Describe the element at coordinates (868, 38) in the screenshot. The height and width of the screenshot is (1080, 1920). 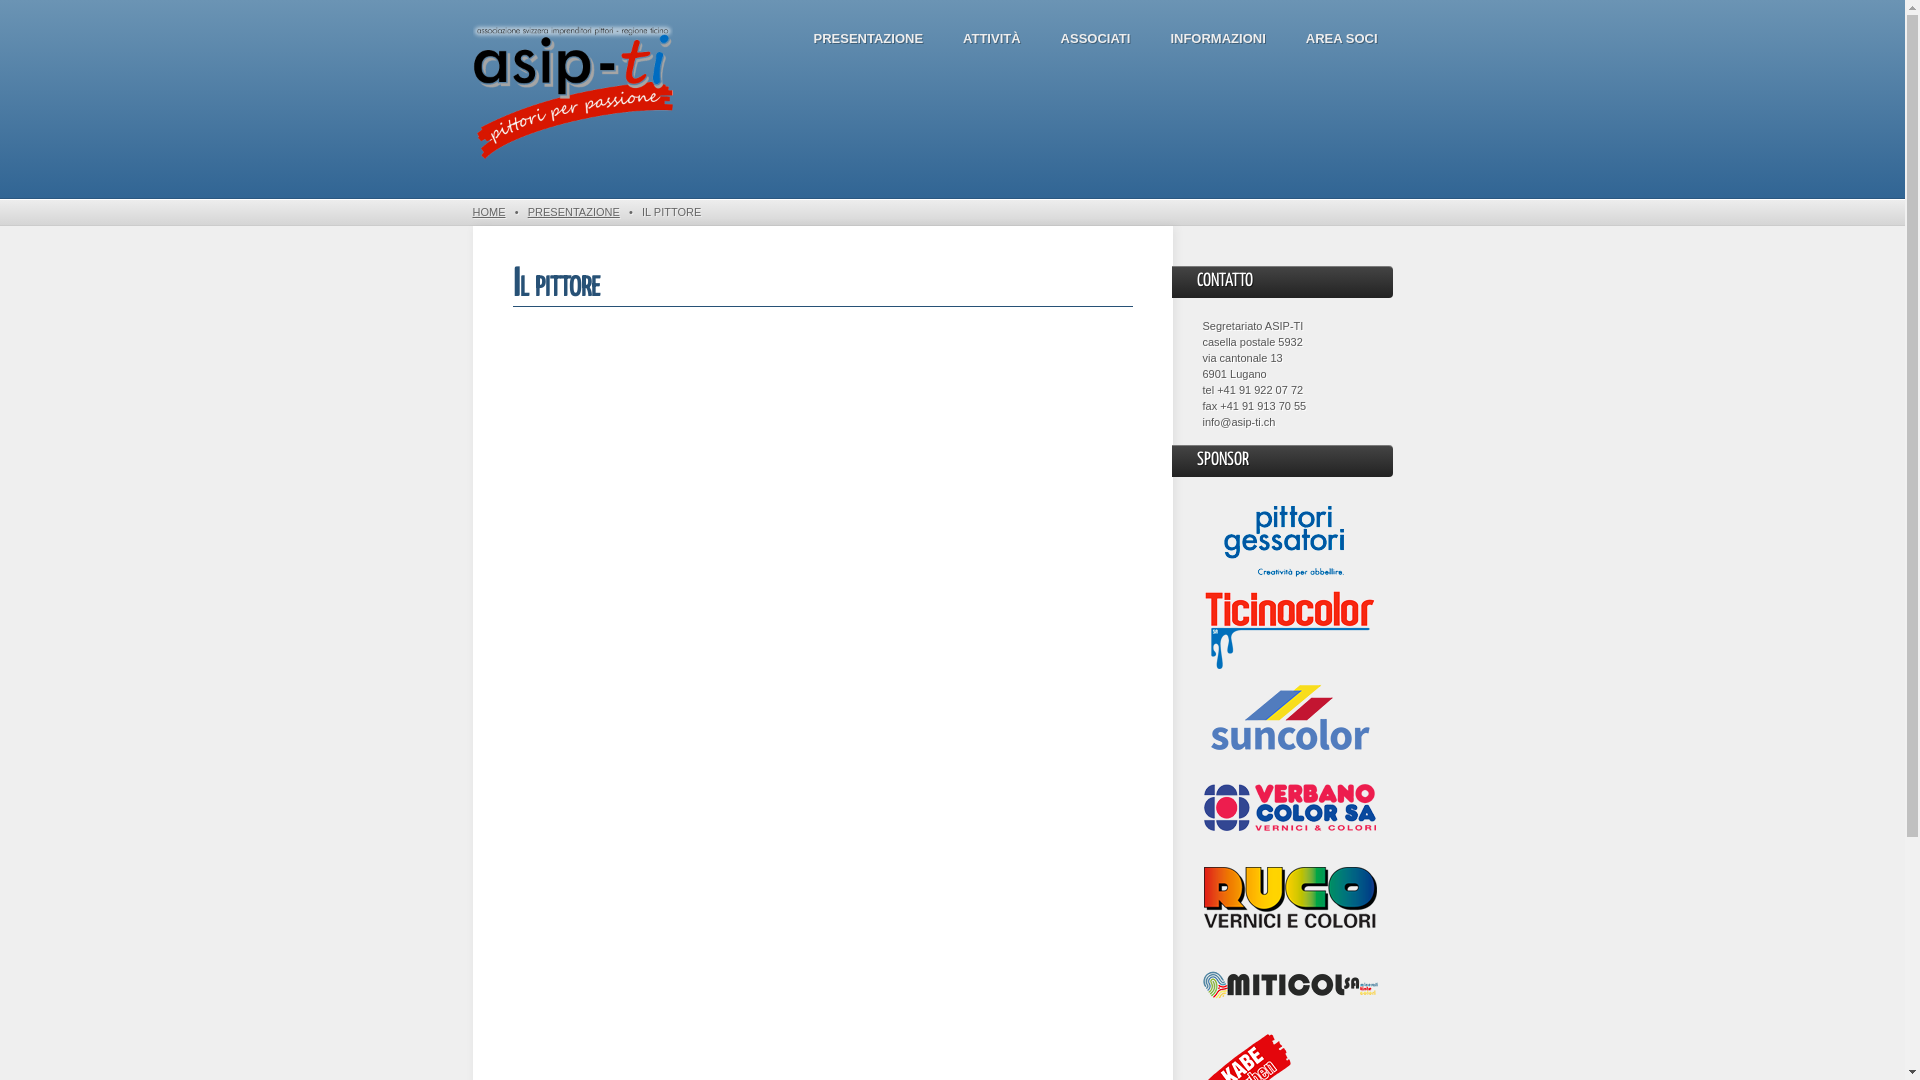
I see `'PRESENTAZIONE'` at that location.